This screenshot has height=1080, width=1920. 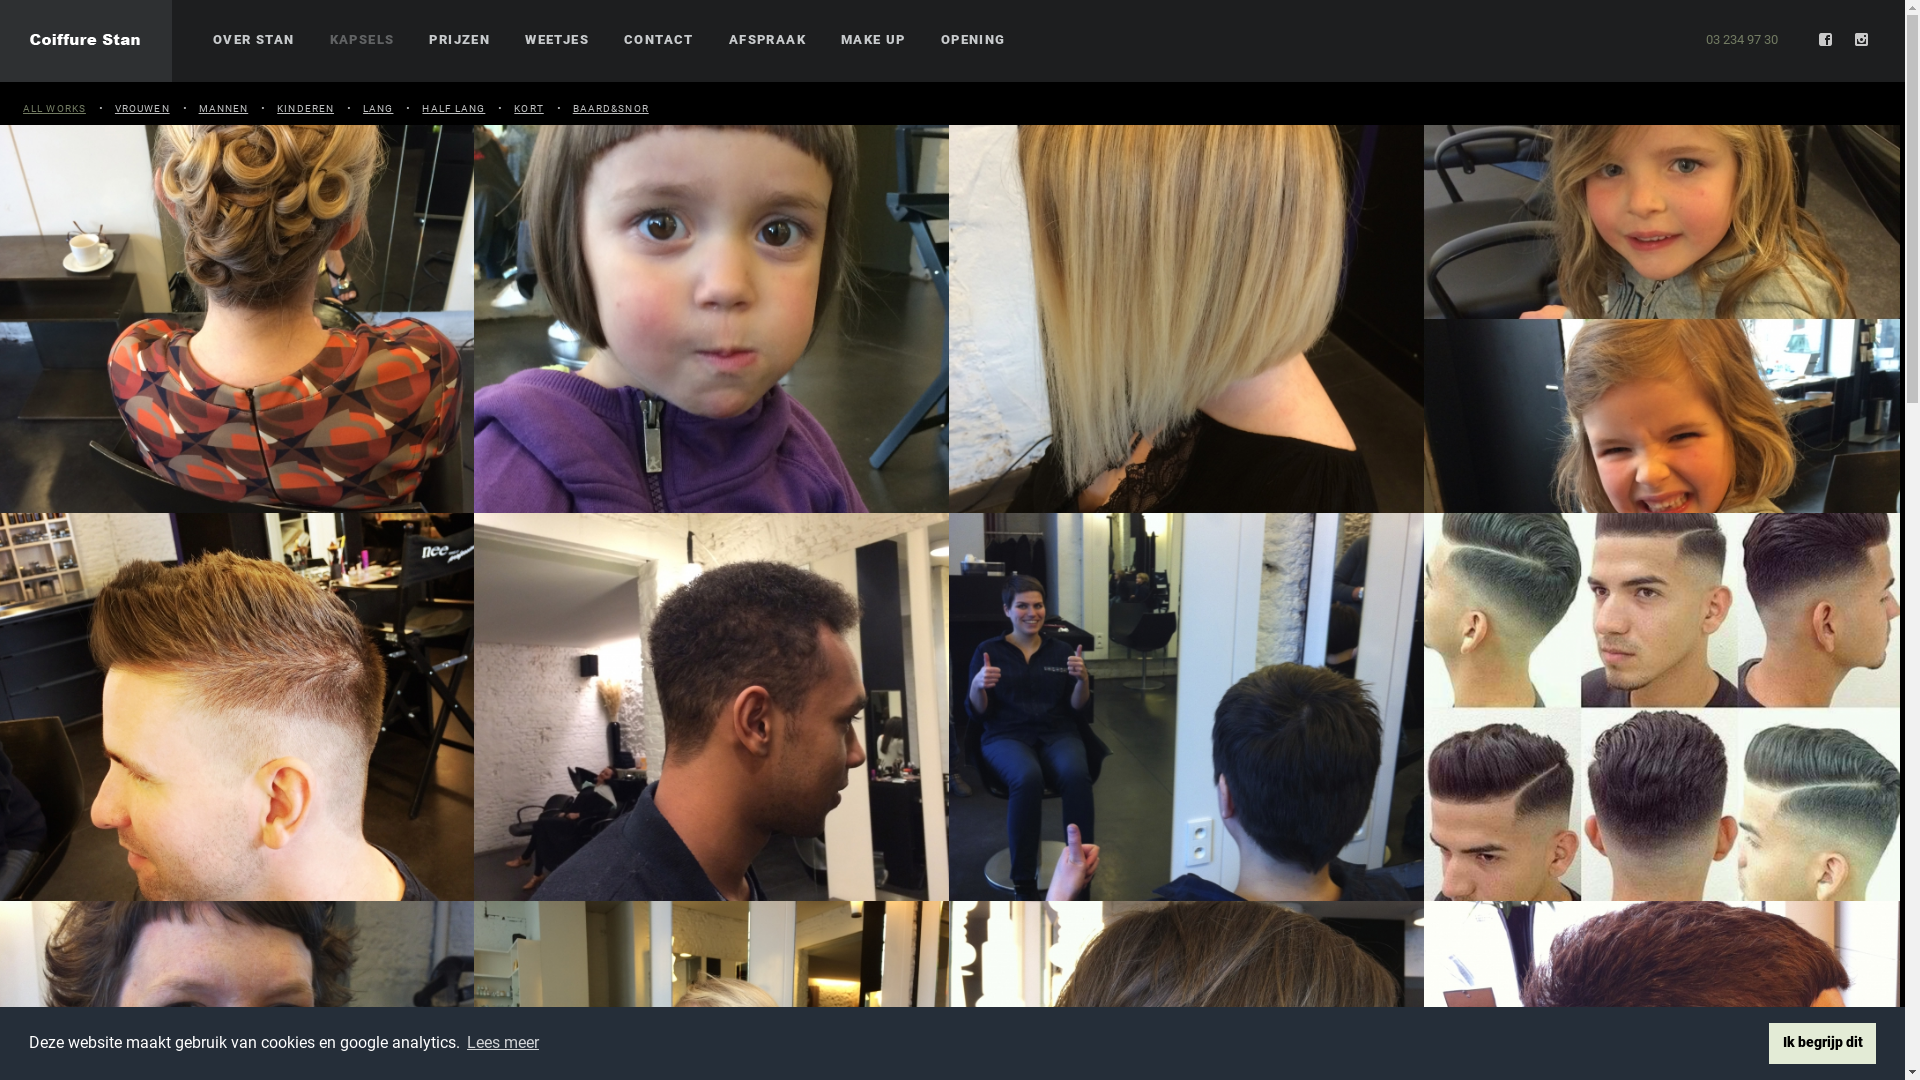 I want to click on 'AFSPRAAK', so click(x=766, y=40).